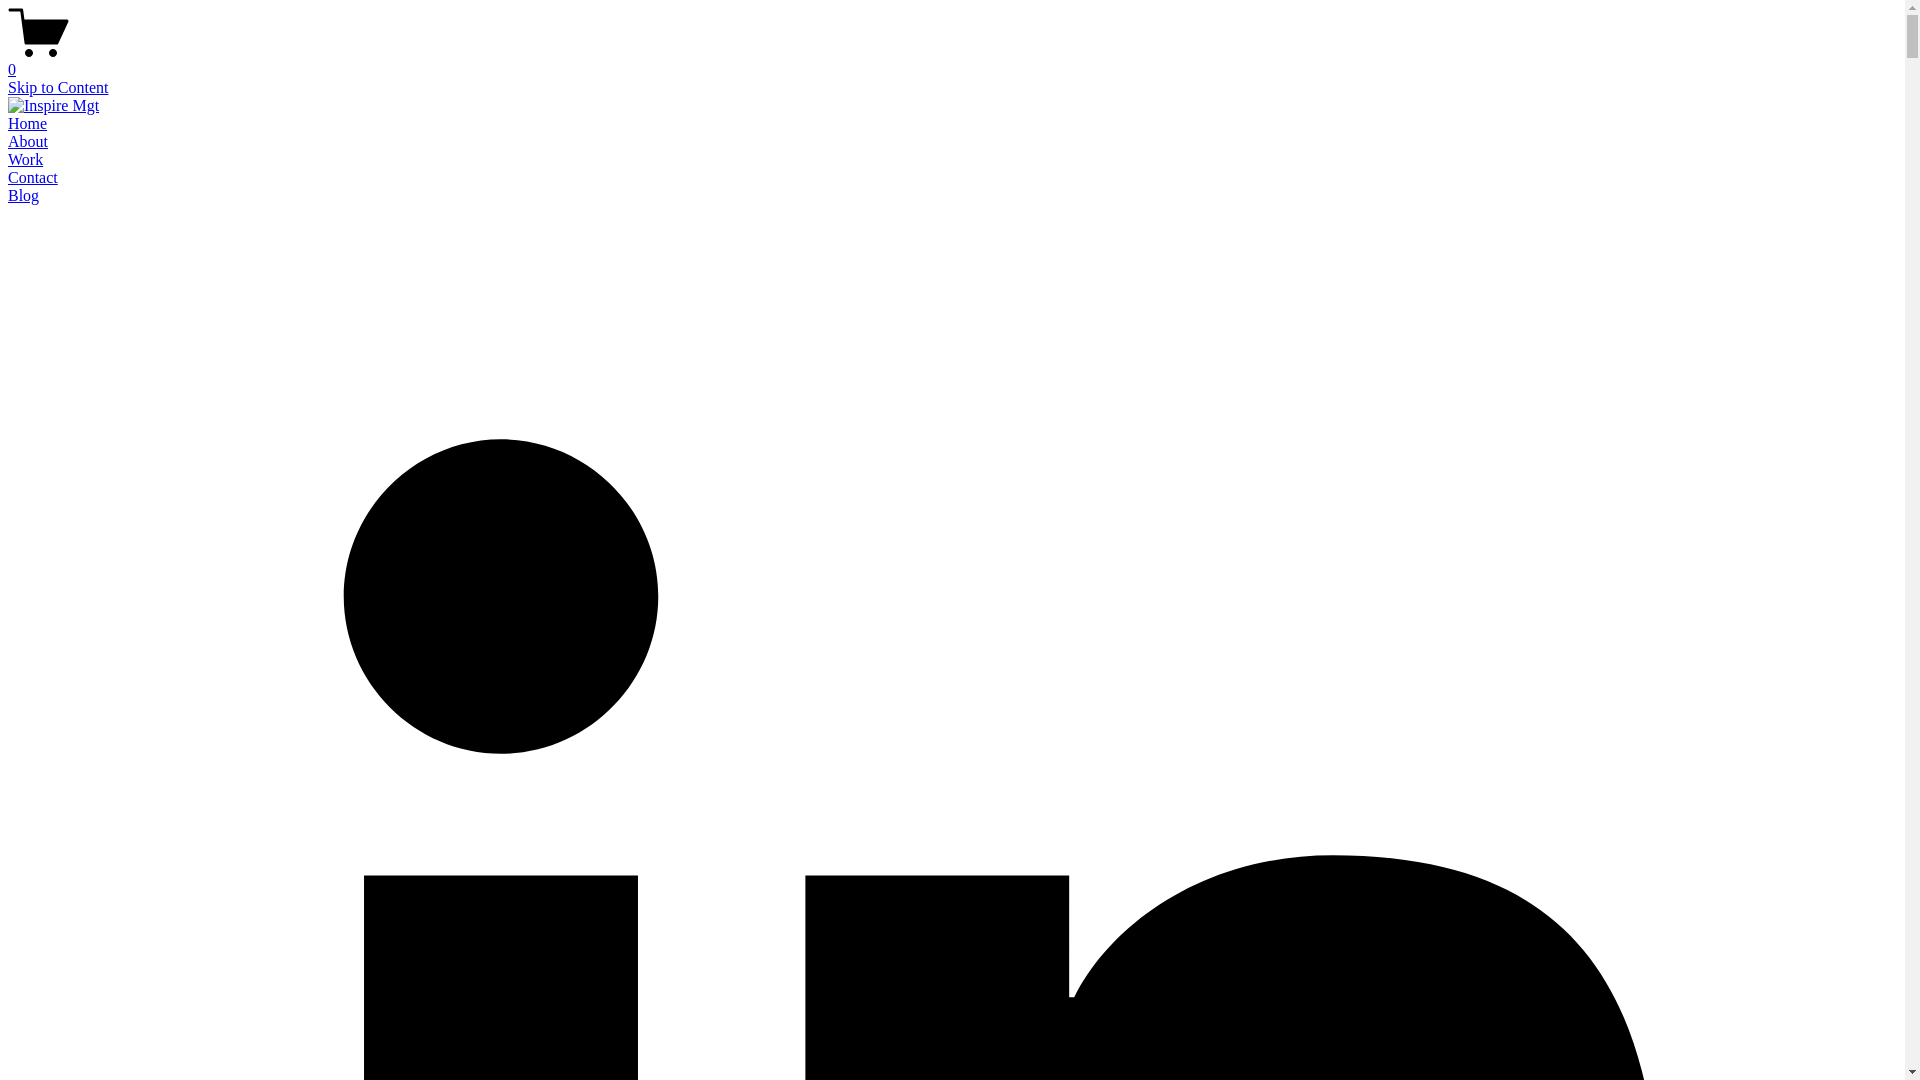 The image size is (1920, 1080). Describe the element at coordinates (28, 140) in the screenshot. I see `'About'` at that location.